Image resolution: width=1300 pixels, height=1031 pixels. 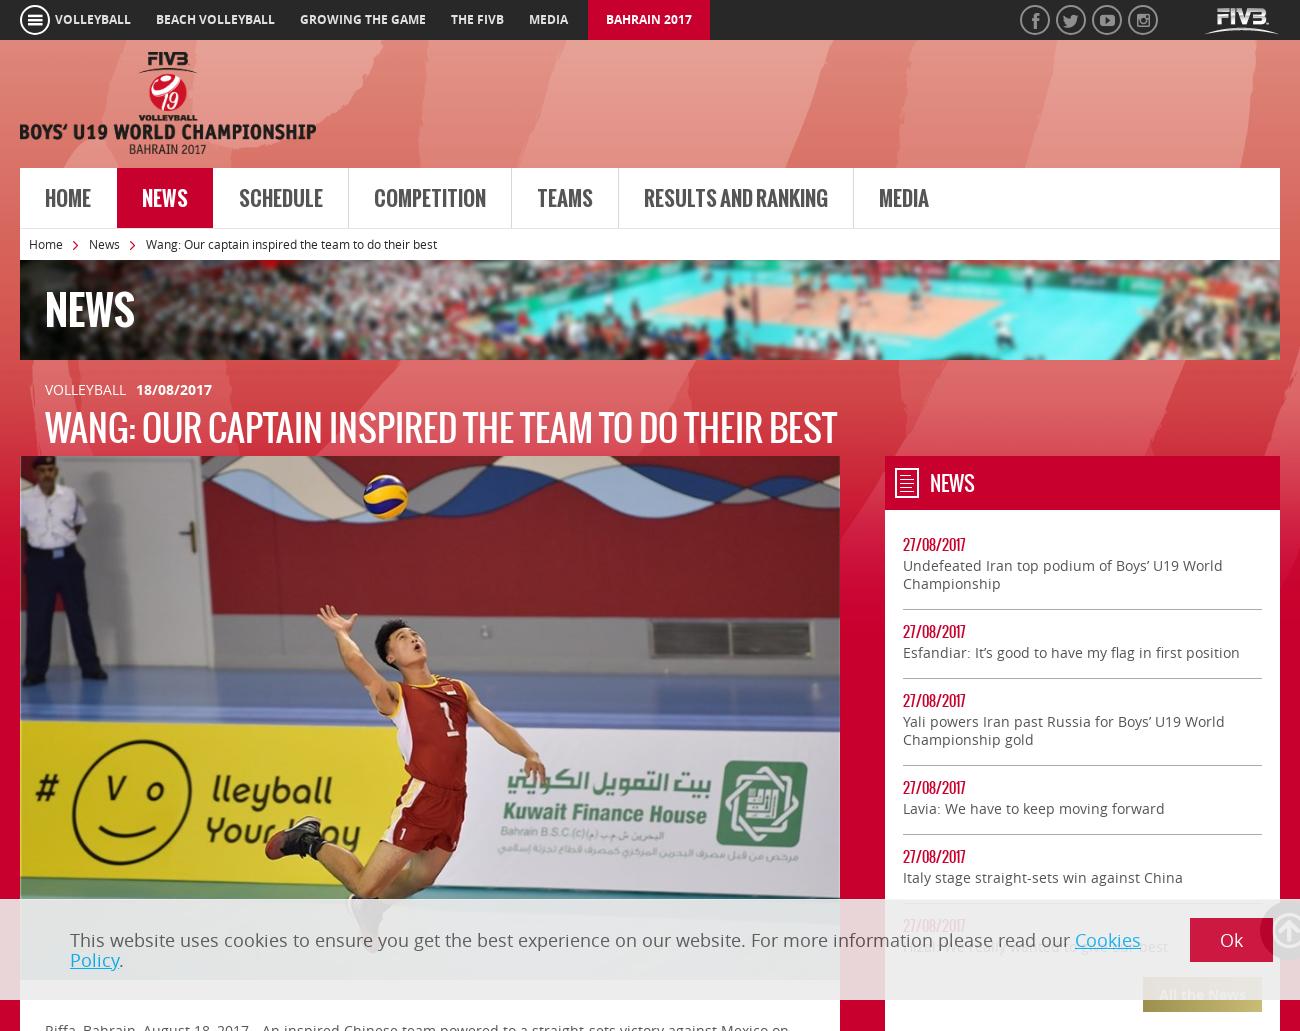 I want to click on 'Undefeated Iran top podium of Boys’ U19 World Championship', so click(x=1061, y=573).